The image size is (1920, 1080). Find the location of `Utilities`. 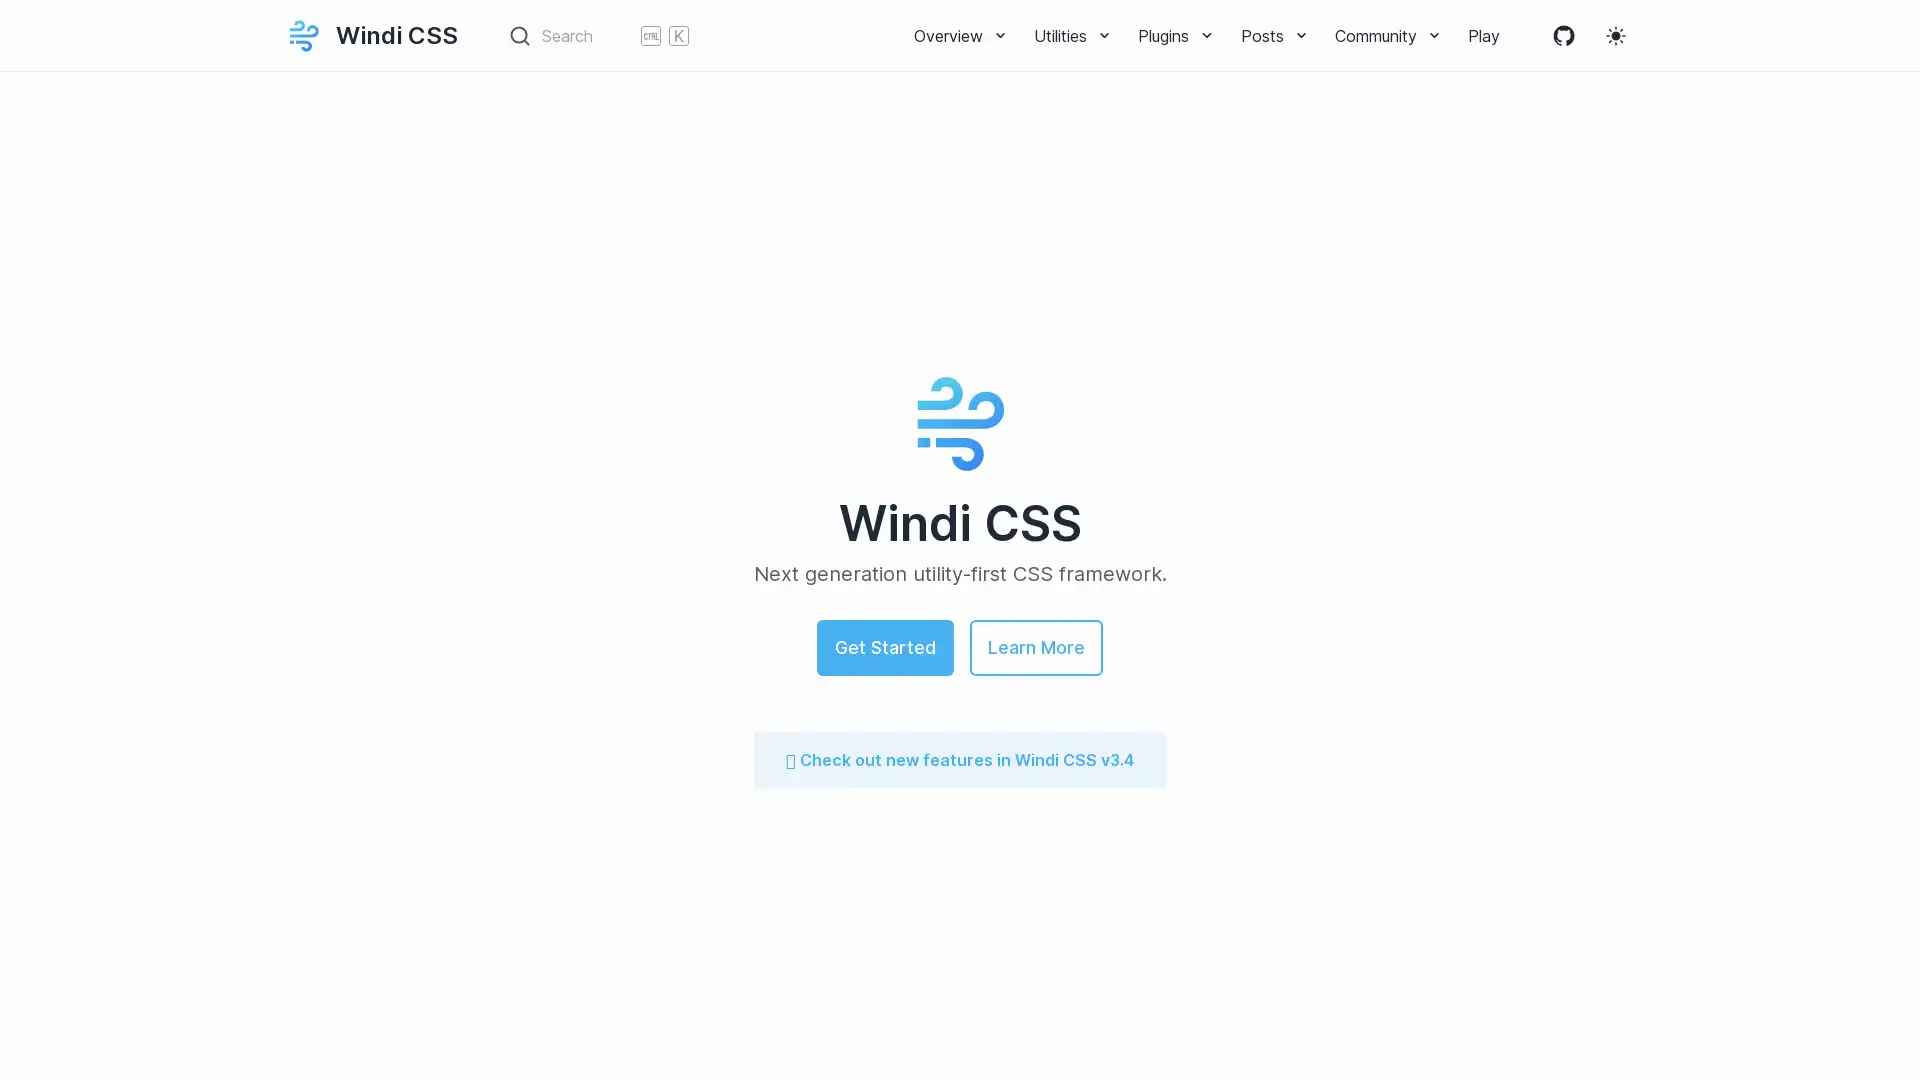

Utilities is located at coordinates (1073, 34).